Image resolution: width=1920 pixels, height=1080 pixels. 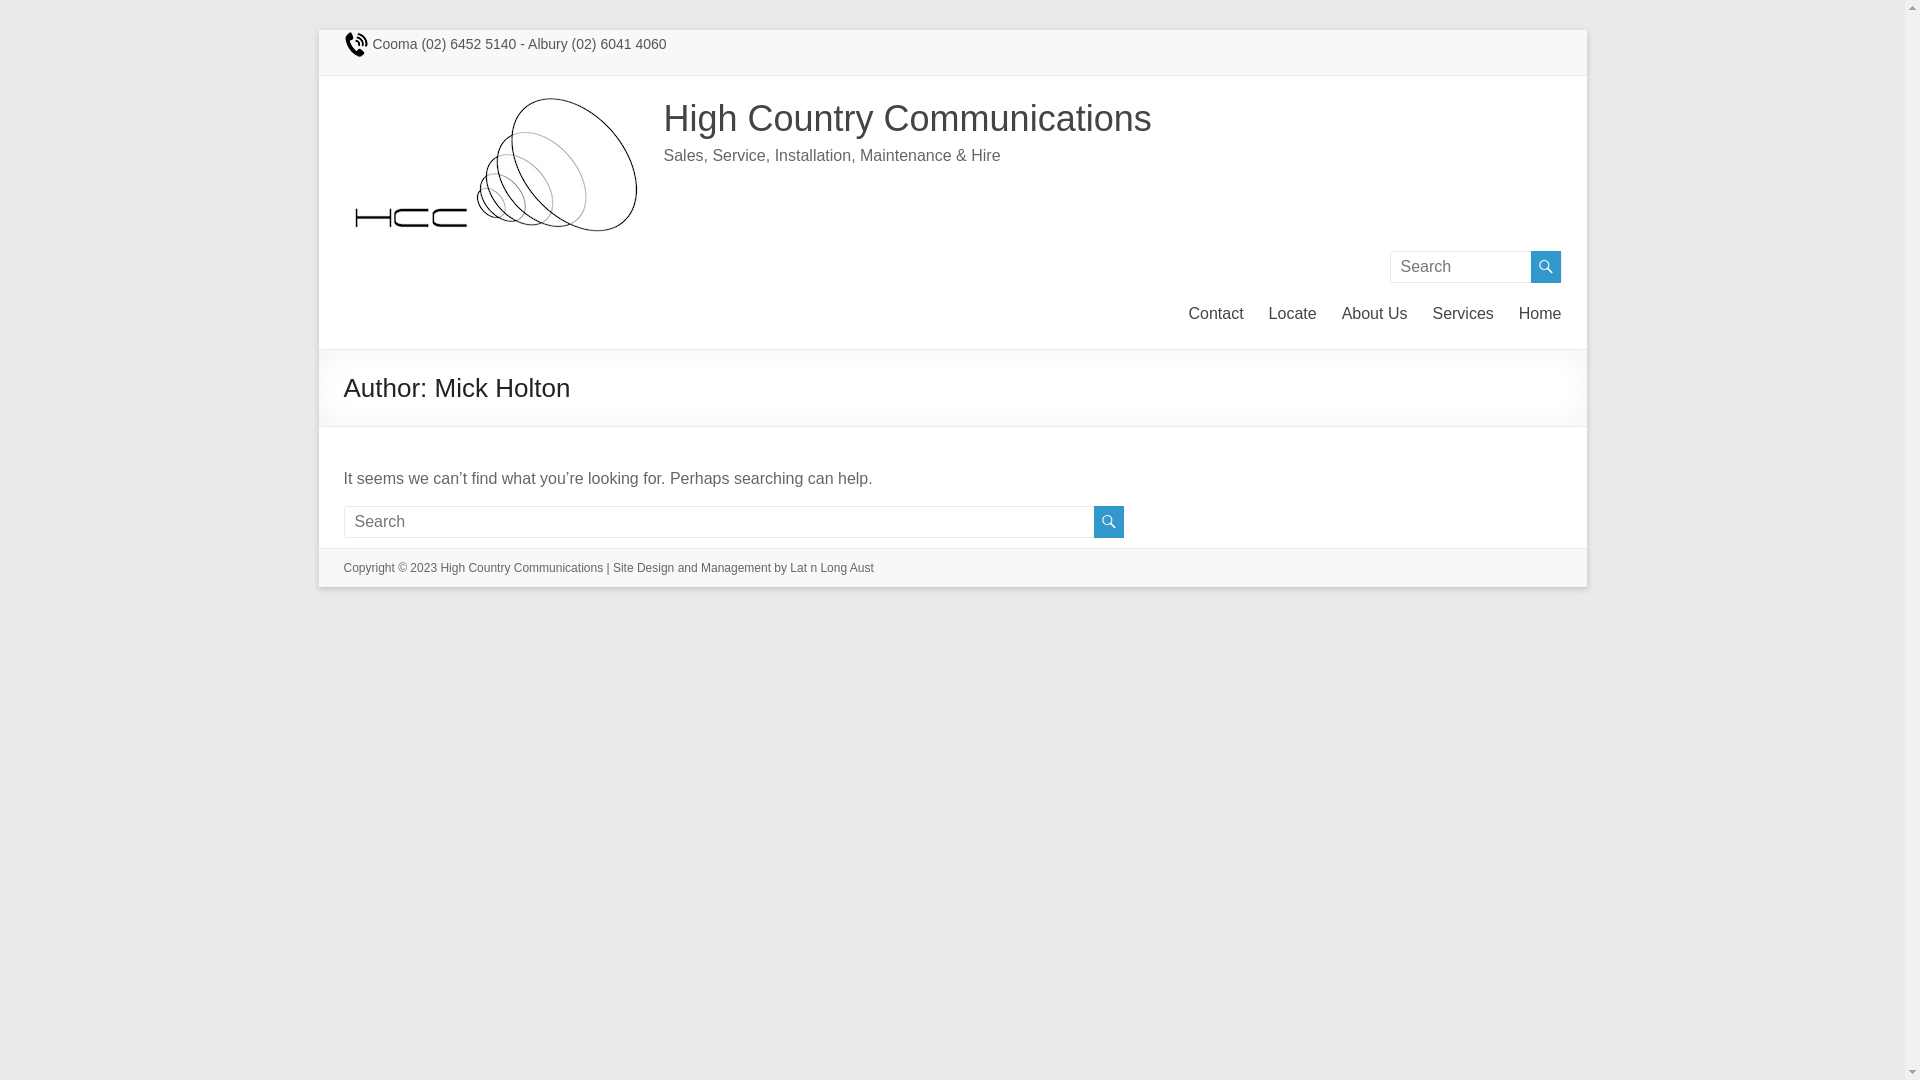 What do you see at coordinates (1292, 311) in the screenshot?
I see `'Locate'` at bounding box center [1292, 311].